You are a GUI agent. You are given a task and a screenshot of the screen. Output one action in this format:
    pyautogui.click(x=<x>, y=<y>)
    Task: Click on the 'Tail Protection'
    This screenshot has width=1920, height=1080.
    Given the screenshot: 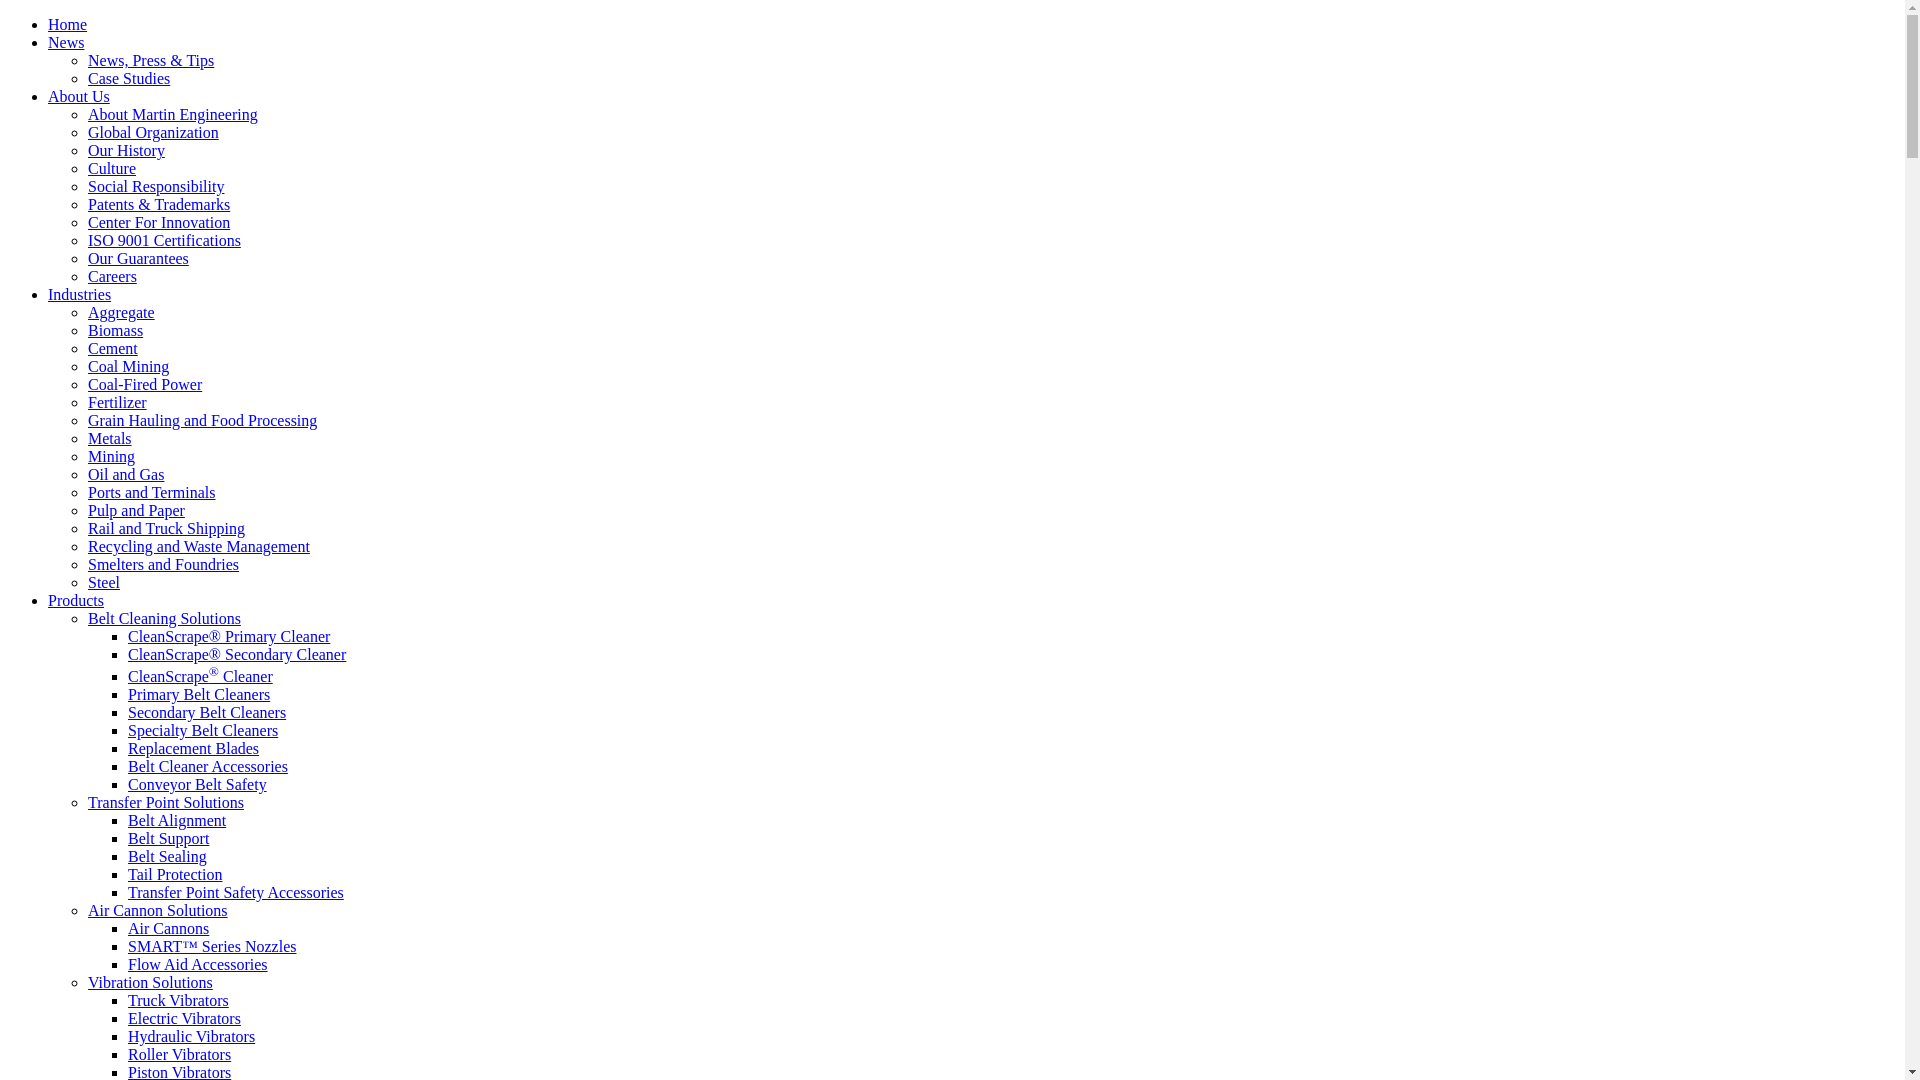 What is the action you would take?
    pyautogui.click(x=174, y=873)
    